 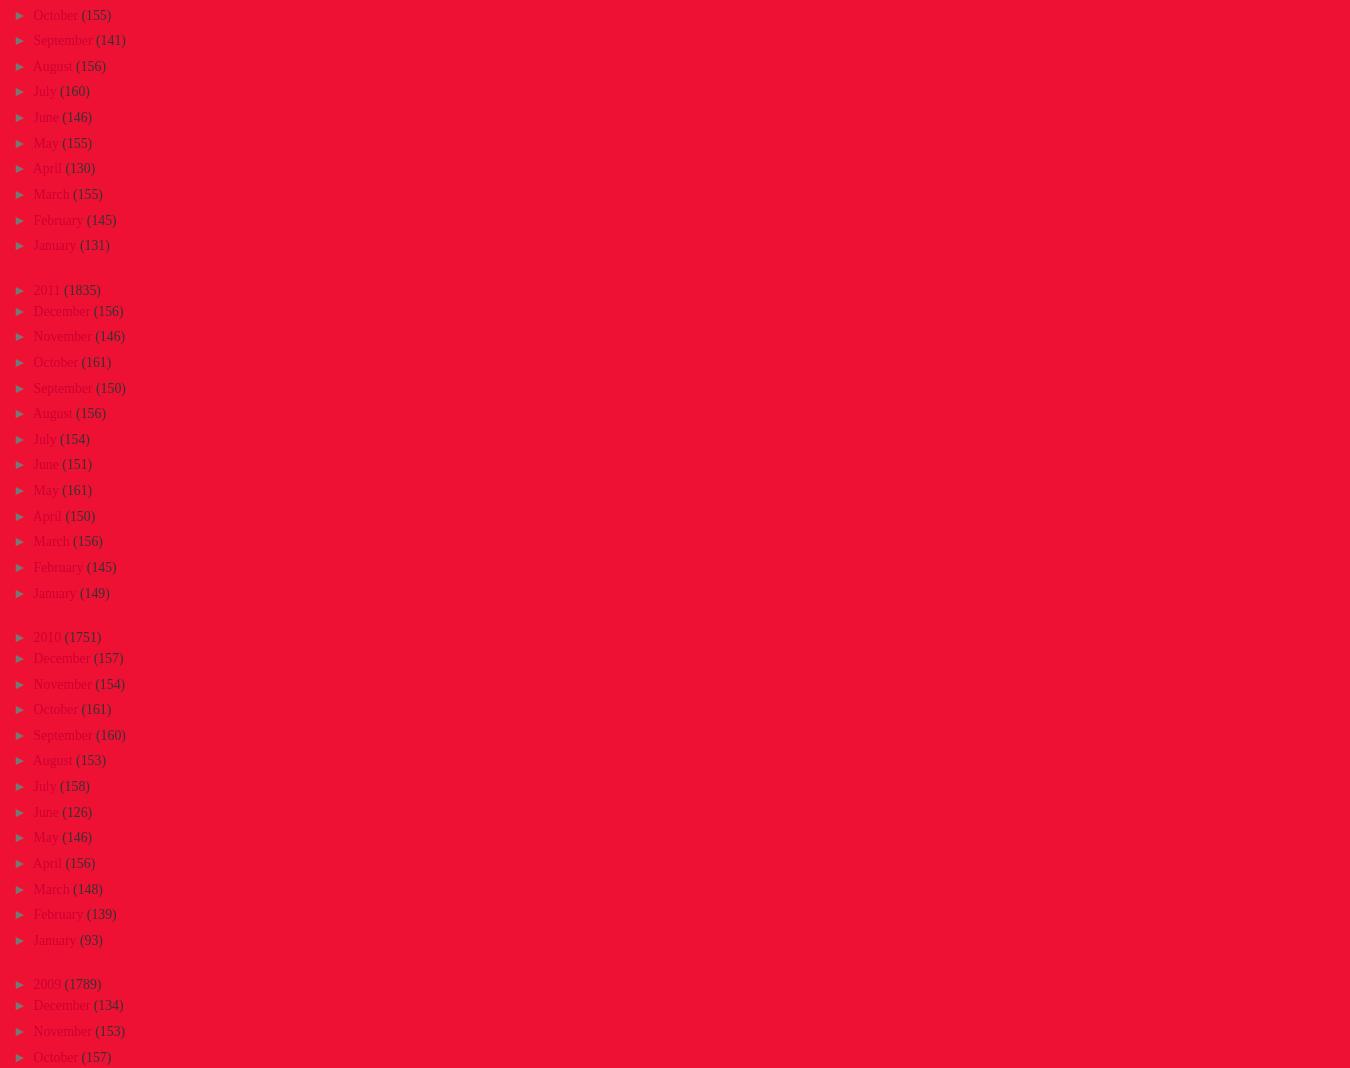 What do you see at coordinates (89, 940) in the screenshot?
I see `'(93)'` at bounding box center [89, 940].